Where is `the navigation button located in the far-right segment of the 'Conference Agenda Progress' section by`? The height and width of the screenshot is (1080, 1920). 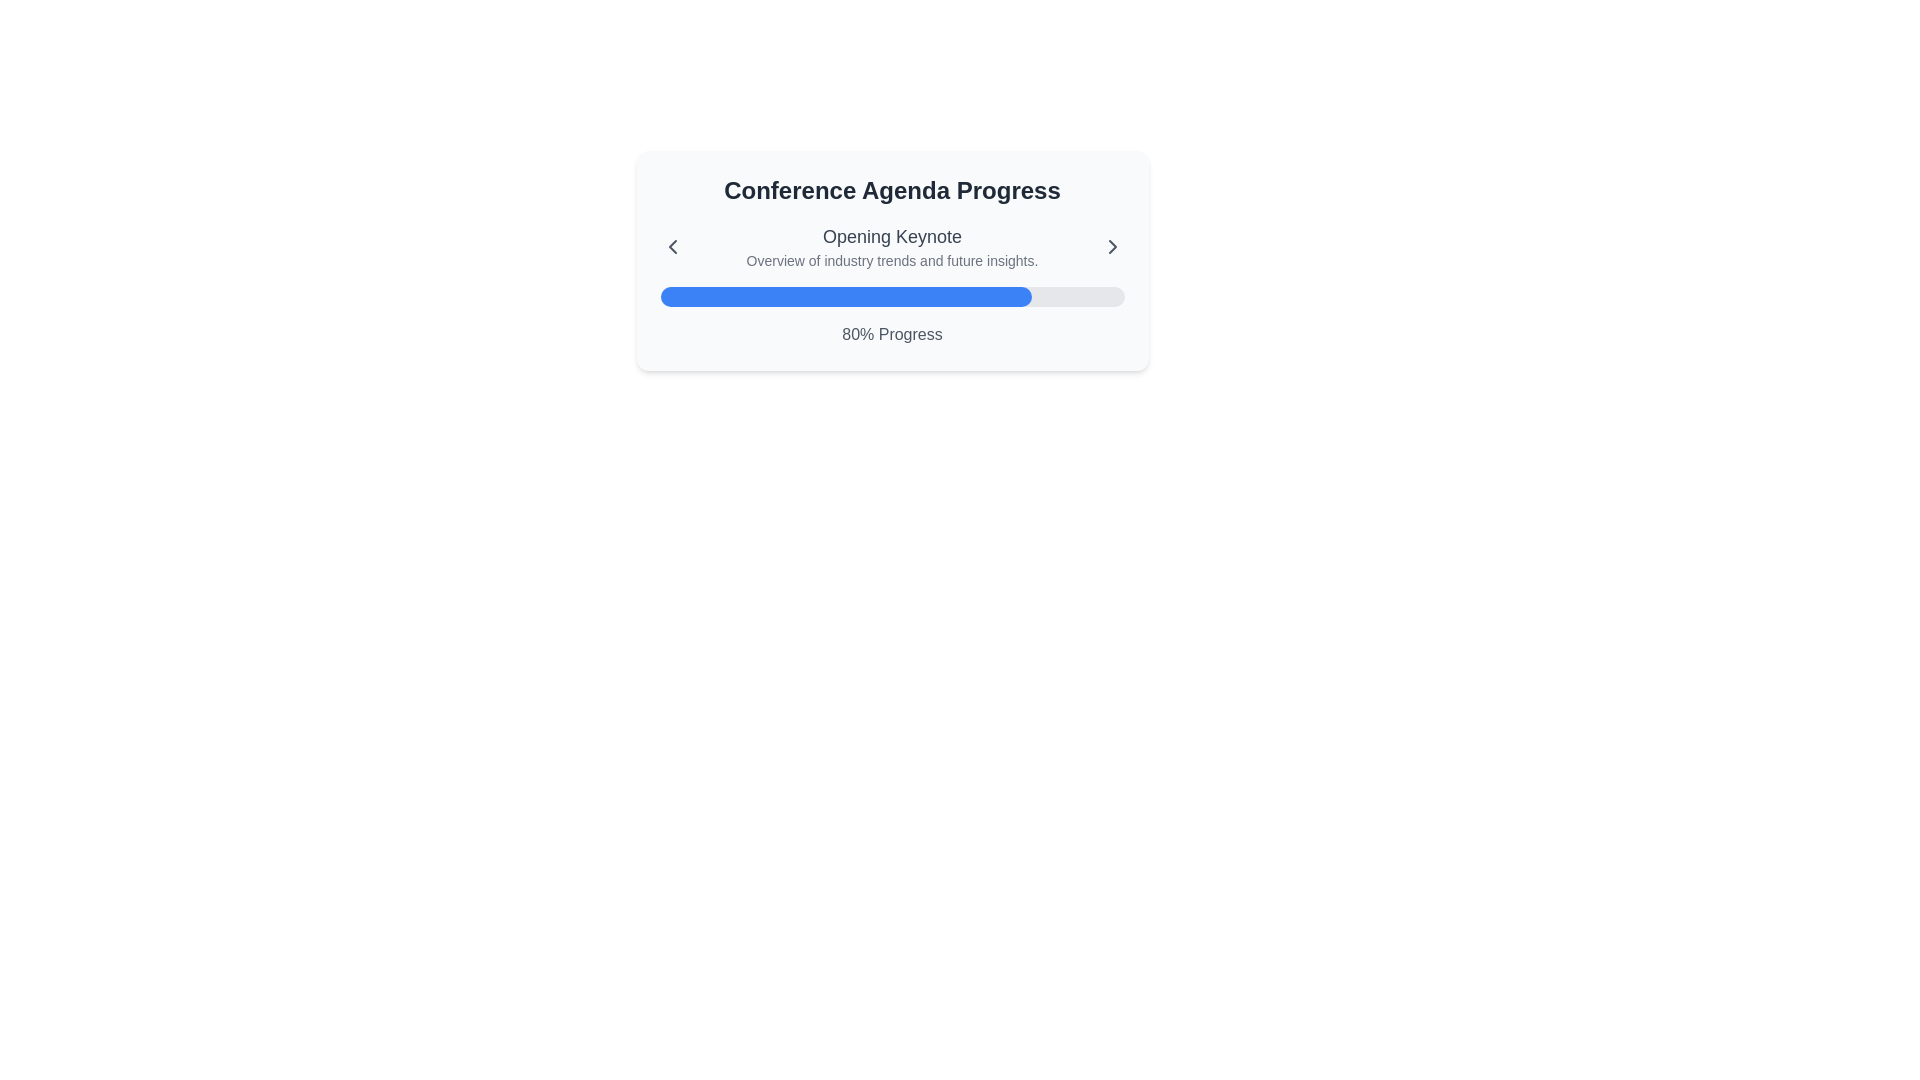
the navigation button located in the far-right segment of the 'Conference Agenda Progress' section by is located at coordinates (1111, 245).